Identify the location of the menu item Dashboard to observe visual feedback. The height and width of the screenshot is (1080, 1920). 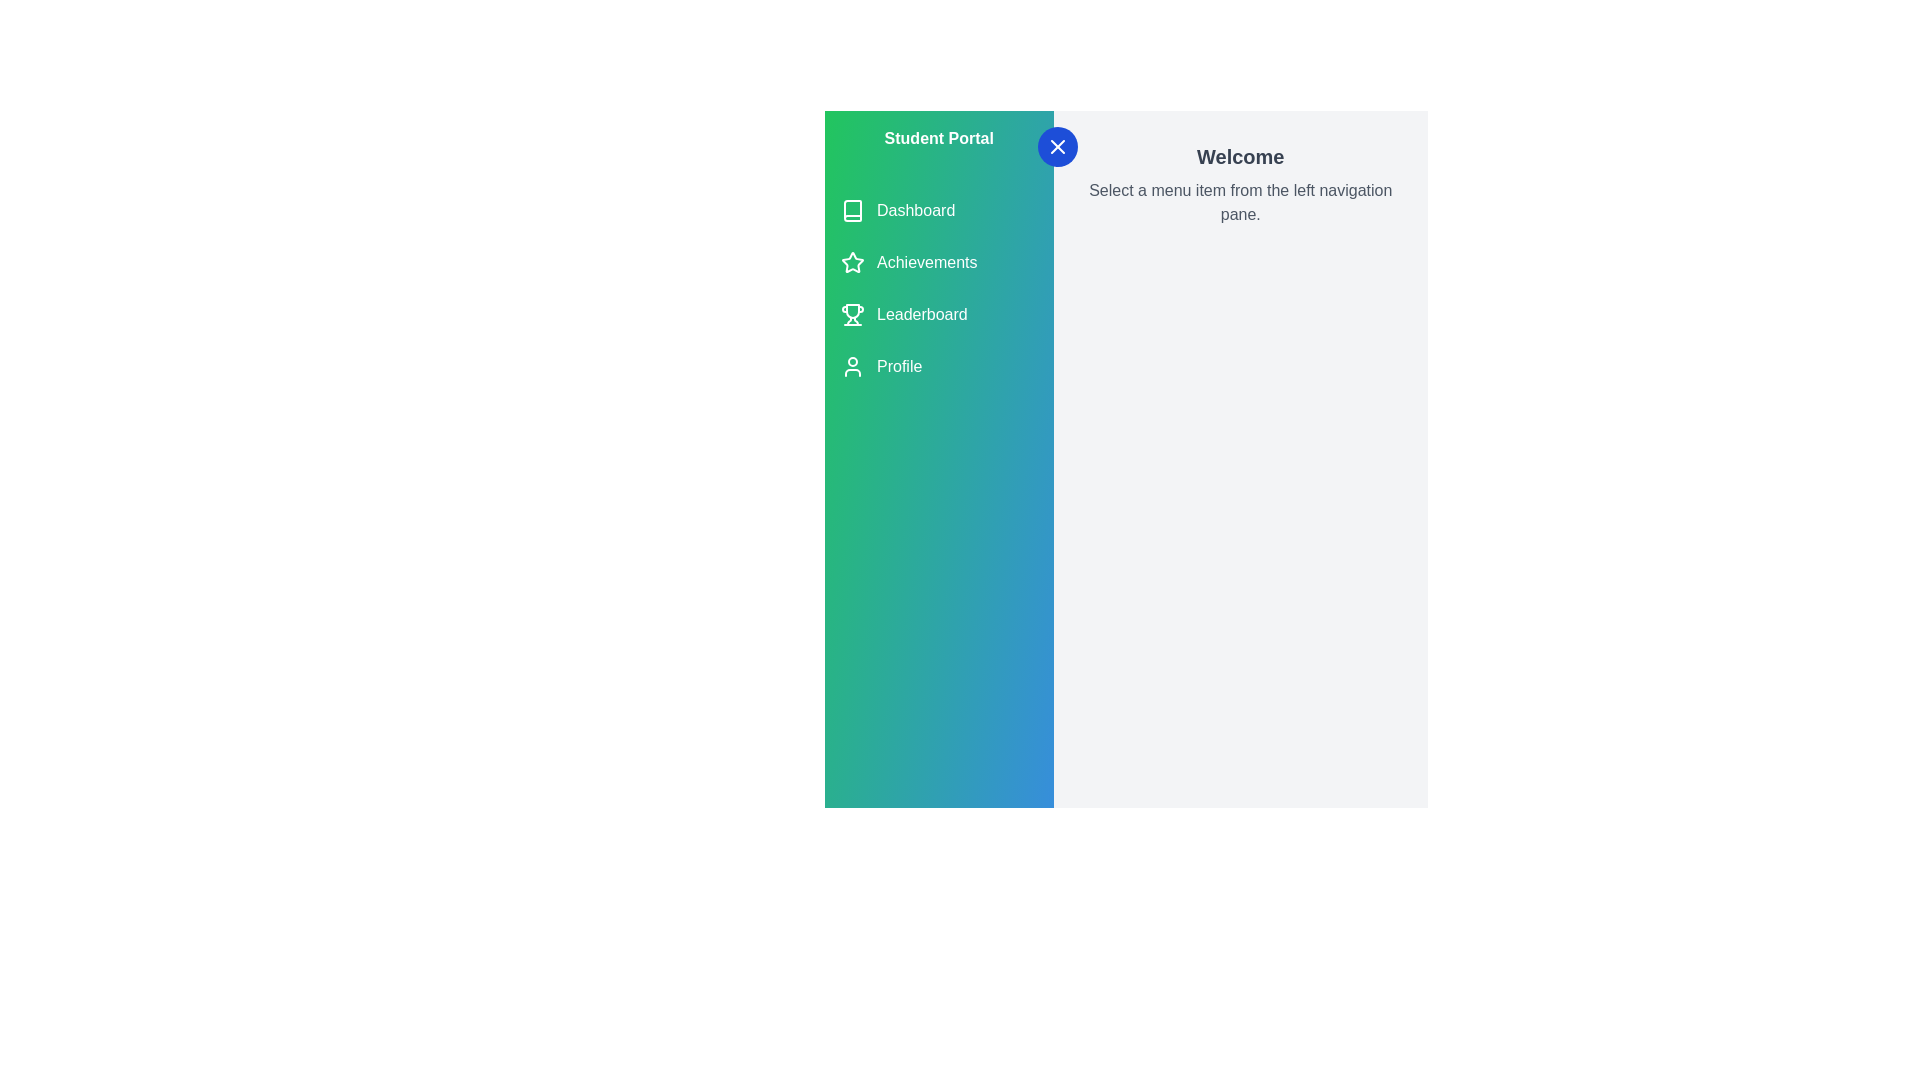
(938, 211).